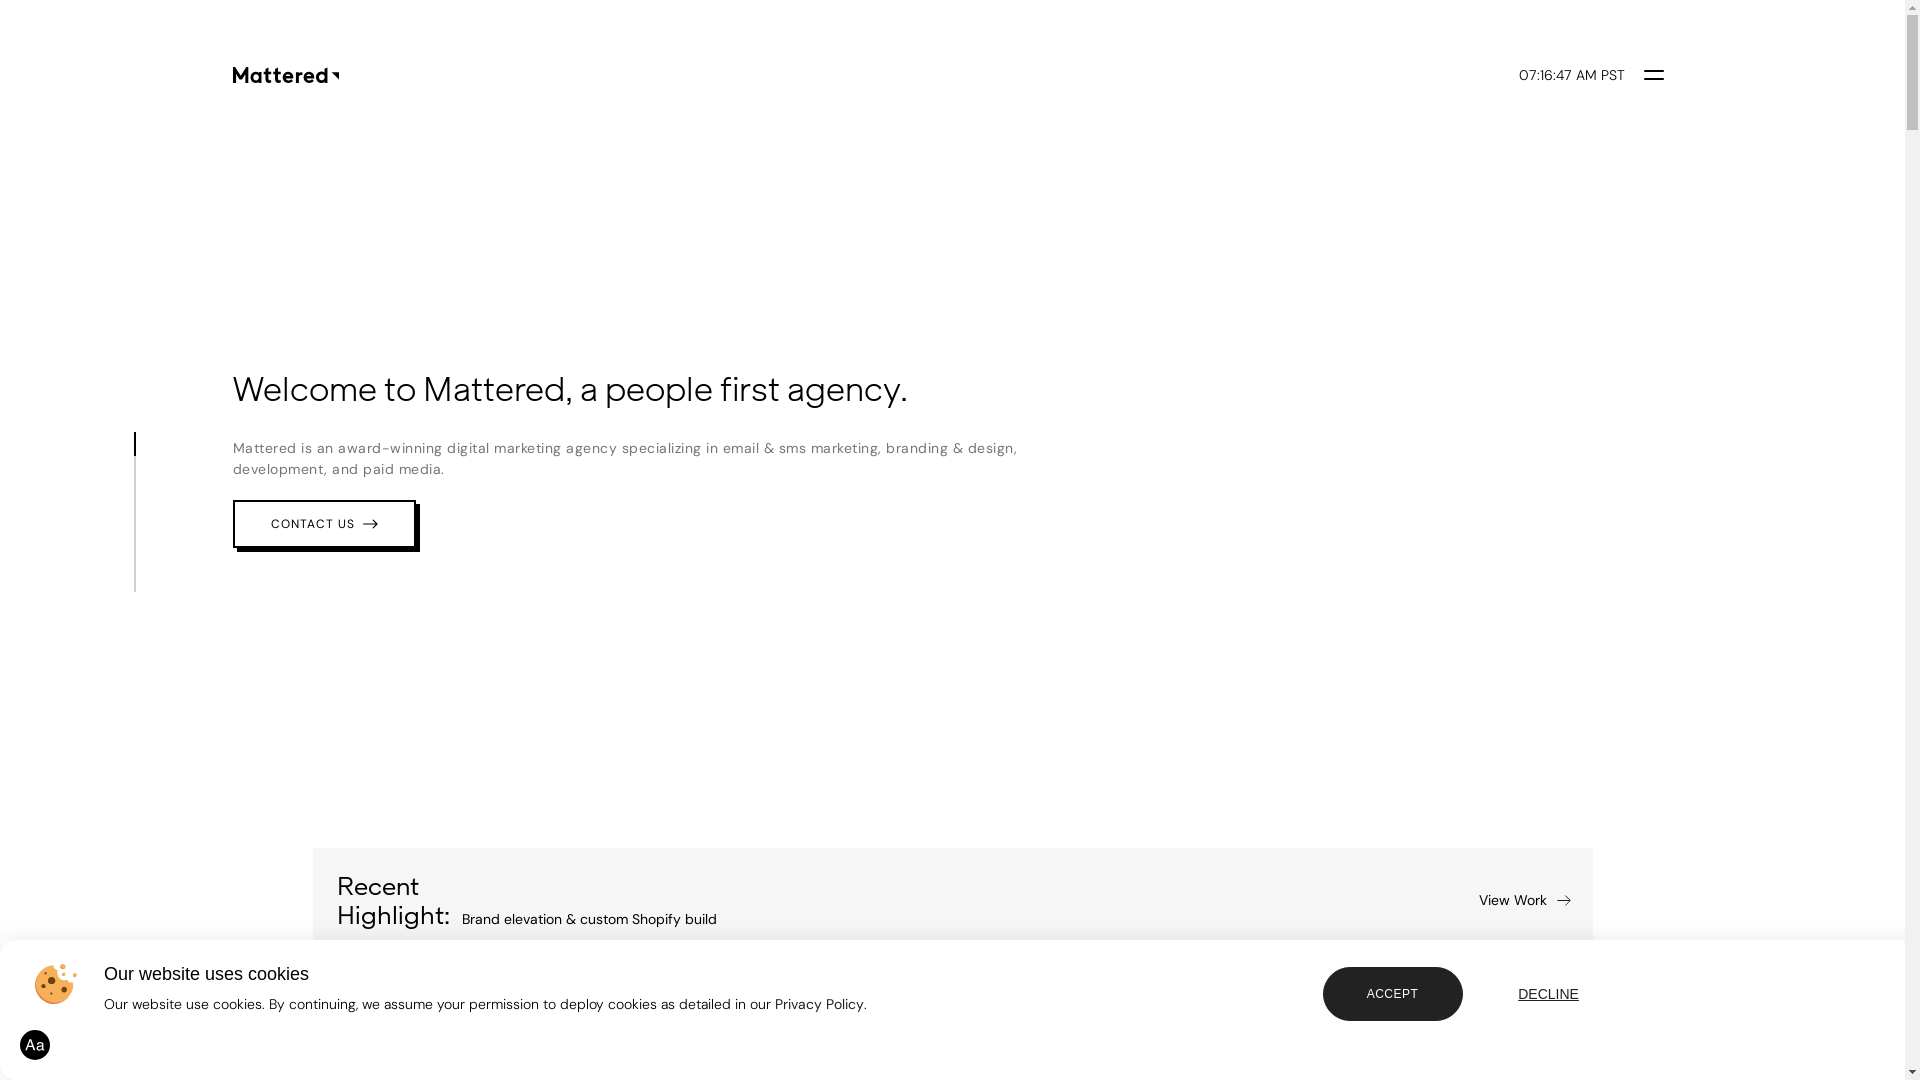 The image size is (1920, 1080). I want to click on 'DECLINE', so click(1548, 994).